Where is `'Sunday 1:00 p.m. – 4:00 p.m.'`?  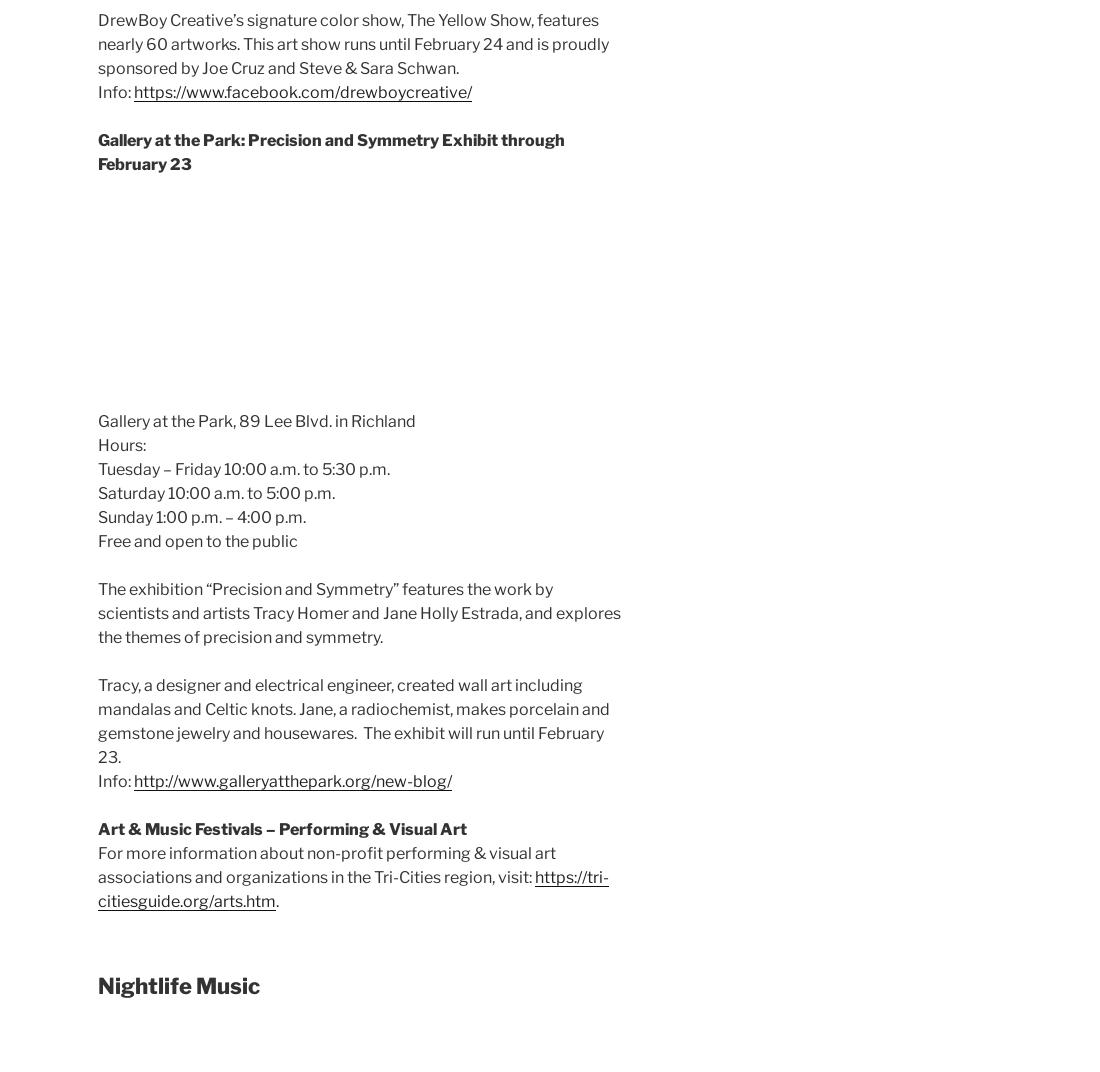
'Sunday 1:00 p.m. – 4:00 p.m.' is located at coordinates (200, 516).